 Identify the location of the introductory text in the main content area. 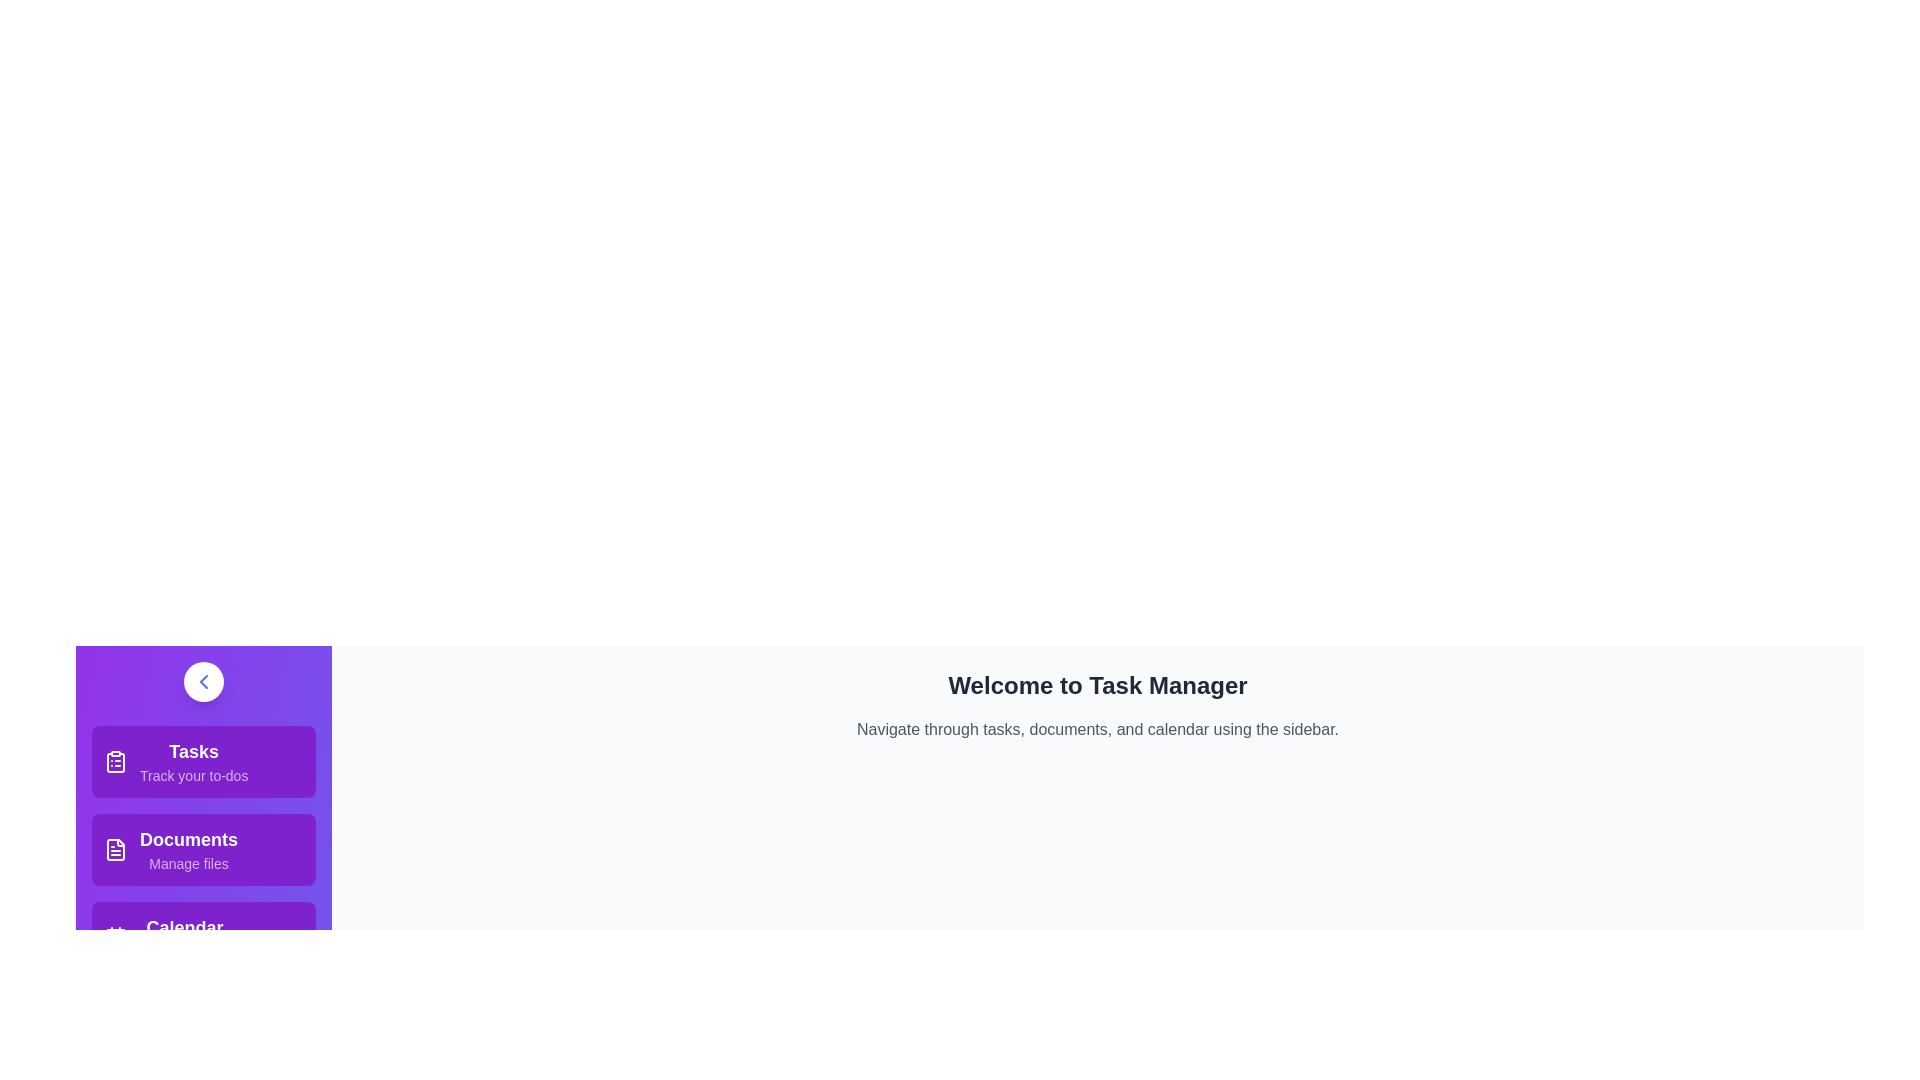
(1097, 729).